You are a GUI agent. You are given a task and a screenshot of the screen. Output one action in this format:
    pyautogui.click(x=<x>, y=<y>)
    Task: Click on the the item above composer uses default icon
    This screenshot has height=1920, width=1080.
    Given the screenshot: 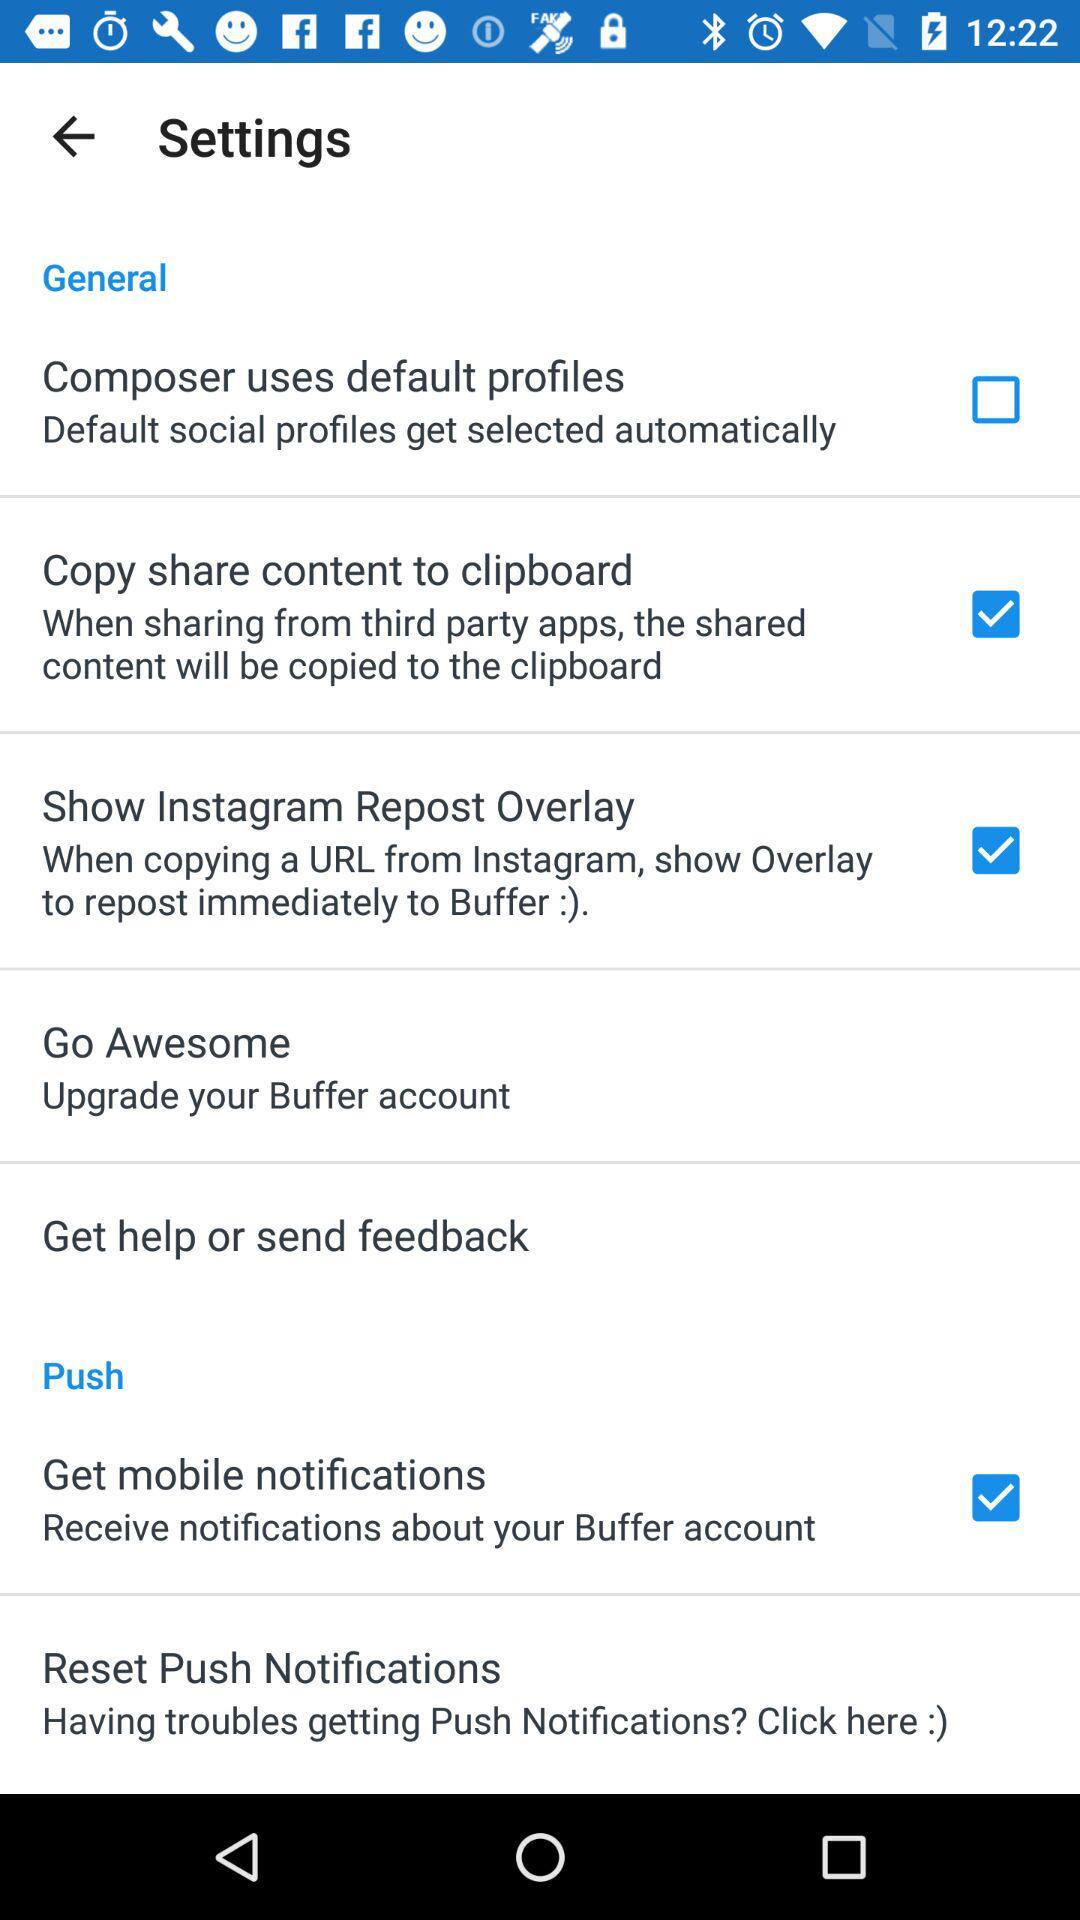 What is the action you would take?
    pyautogui.click(x=540, y=254)
    